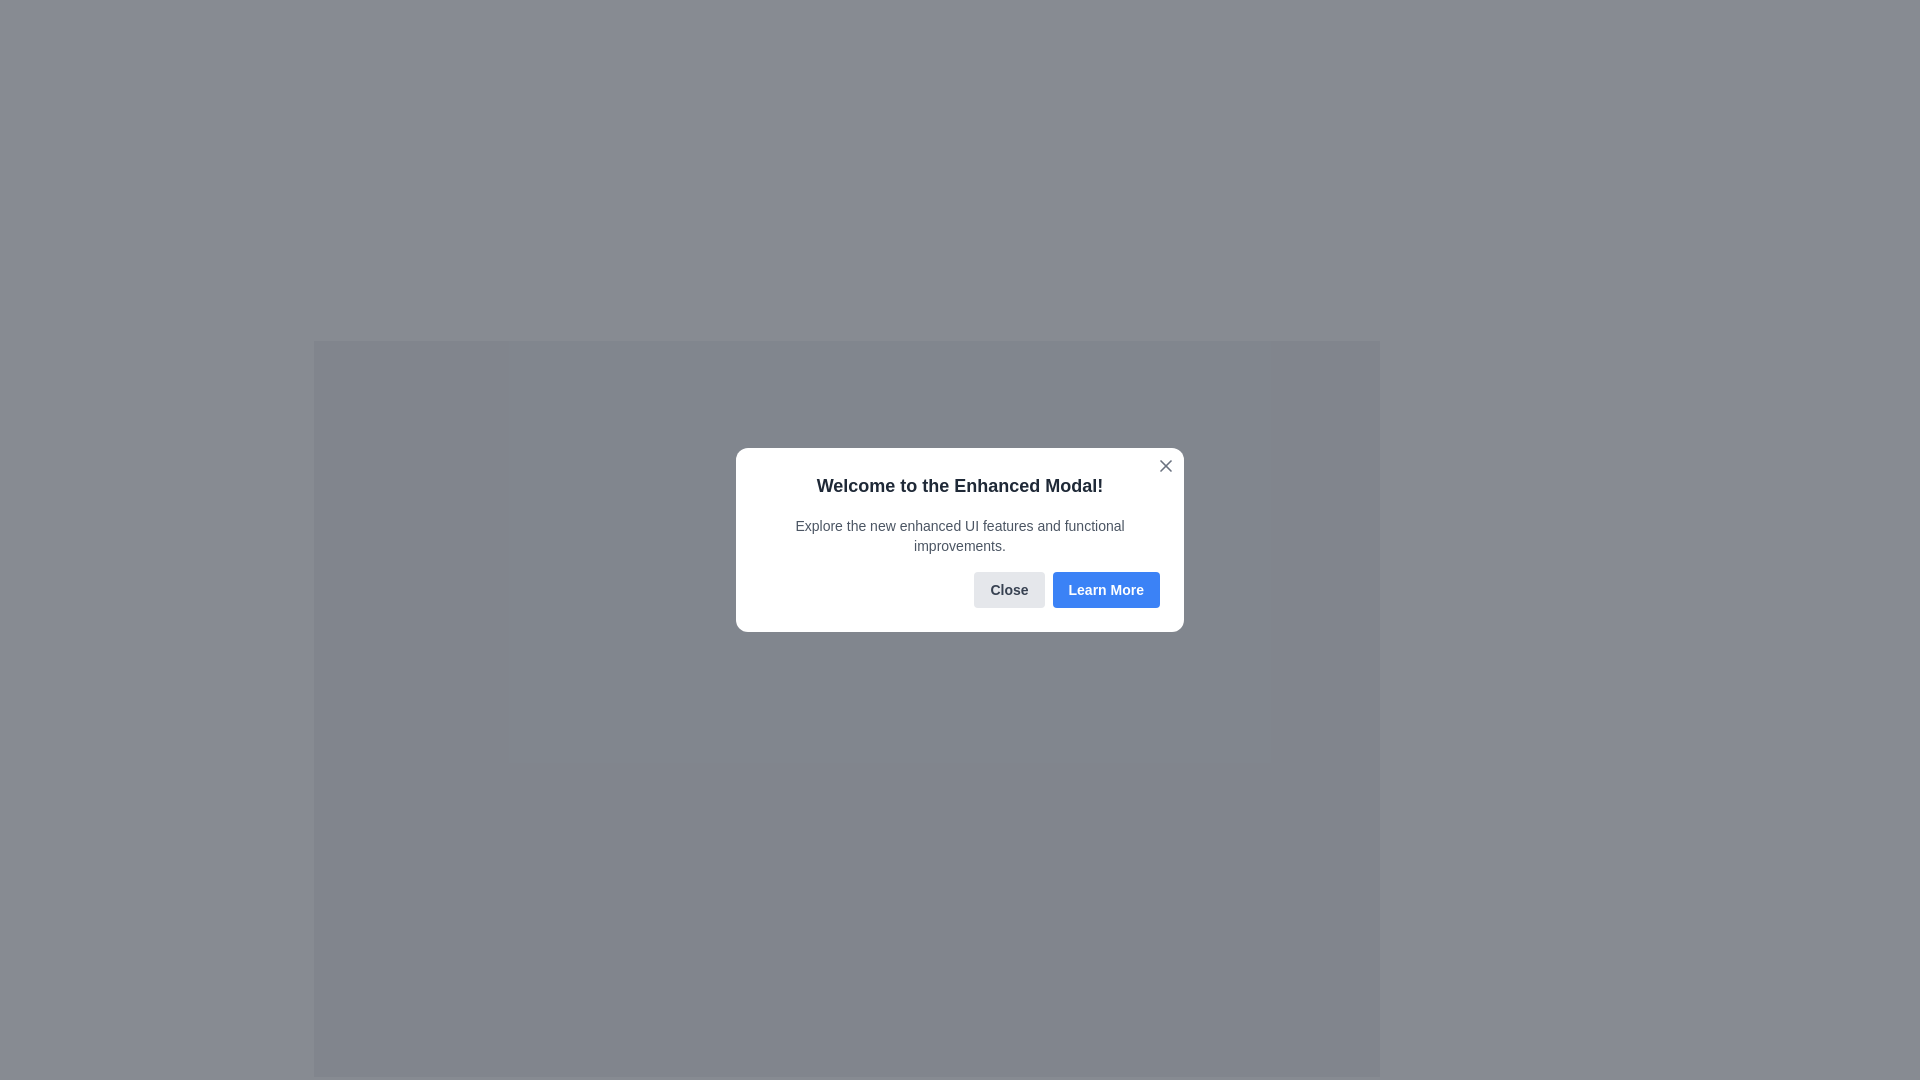 The height and width of the screenshot is (1080, 1920). Describe the element at coordinates (1009, 589) in the screenshot. I see `the close button in the modal footer to observe the hover effect` at that location.